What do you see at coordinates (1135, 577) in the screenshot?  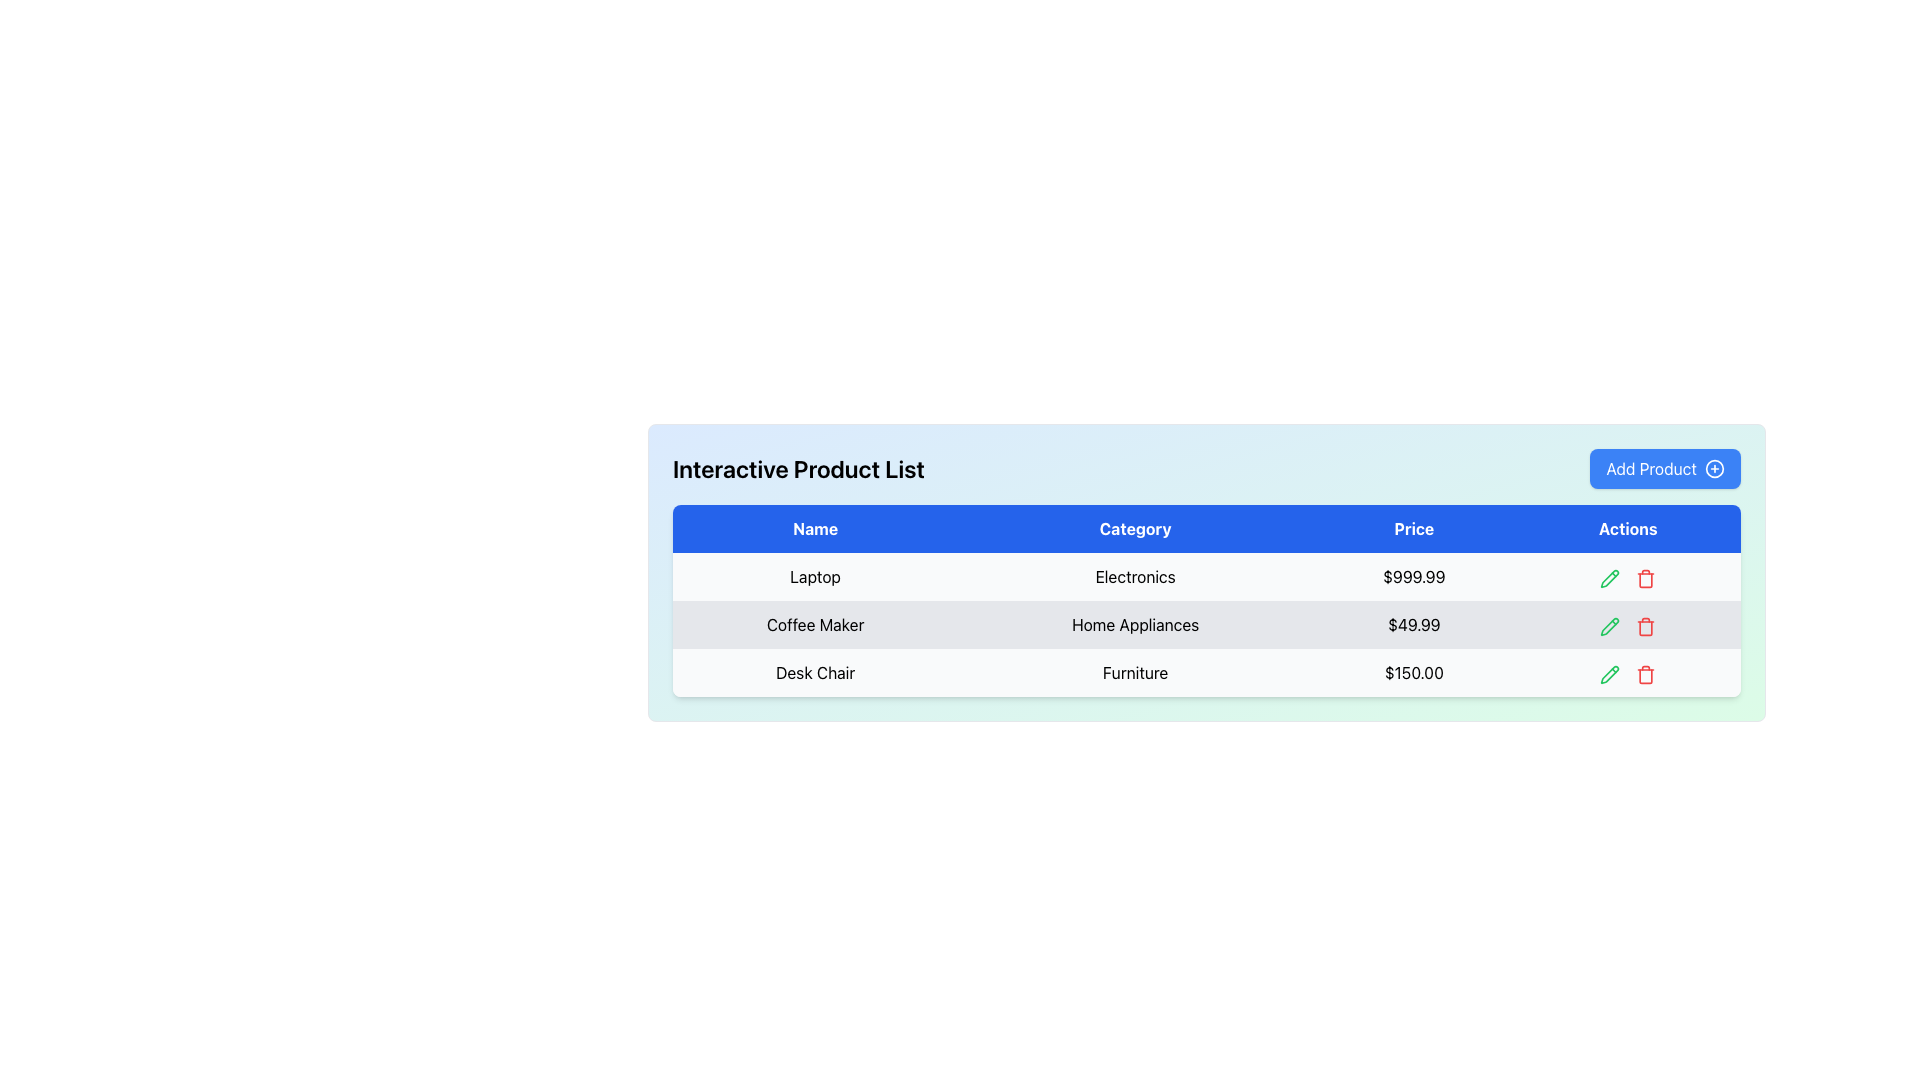 I see `the text display showing 'Electronics' located in the second column of the product details table, positioned between 'Laptop' and '$999.99'` at bounding box center [1135, 577].